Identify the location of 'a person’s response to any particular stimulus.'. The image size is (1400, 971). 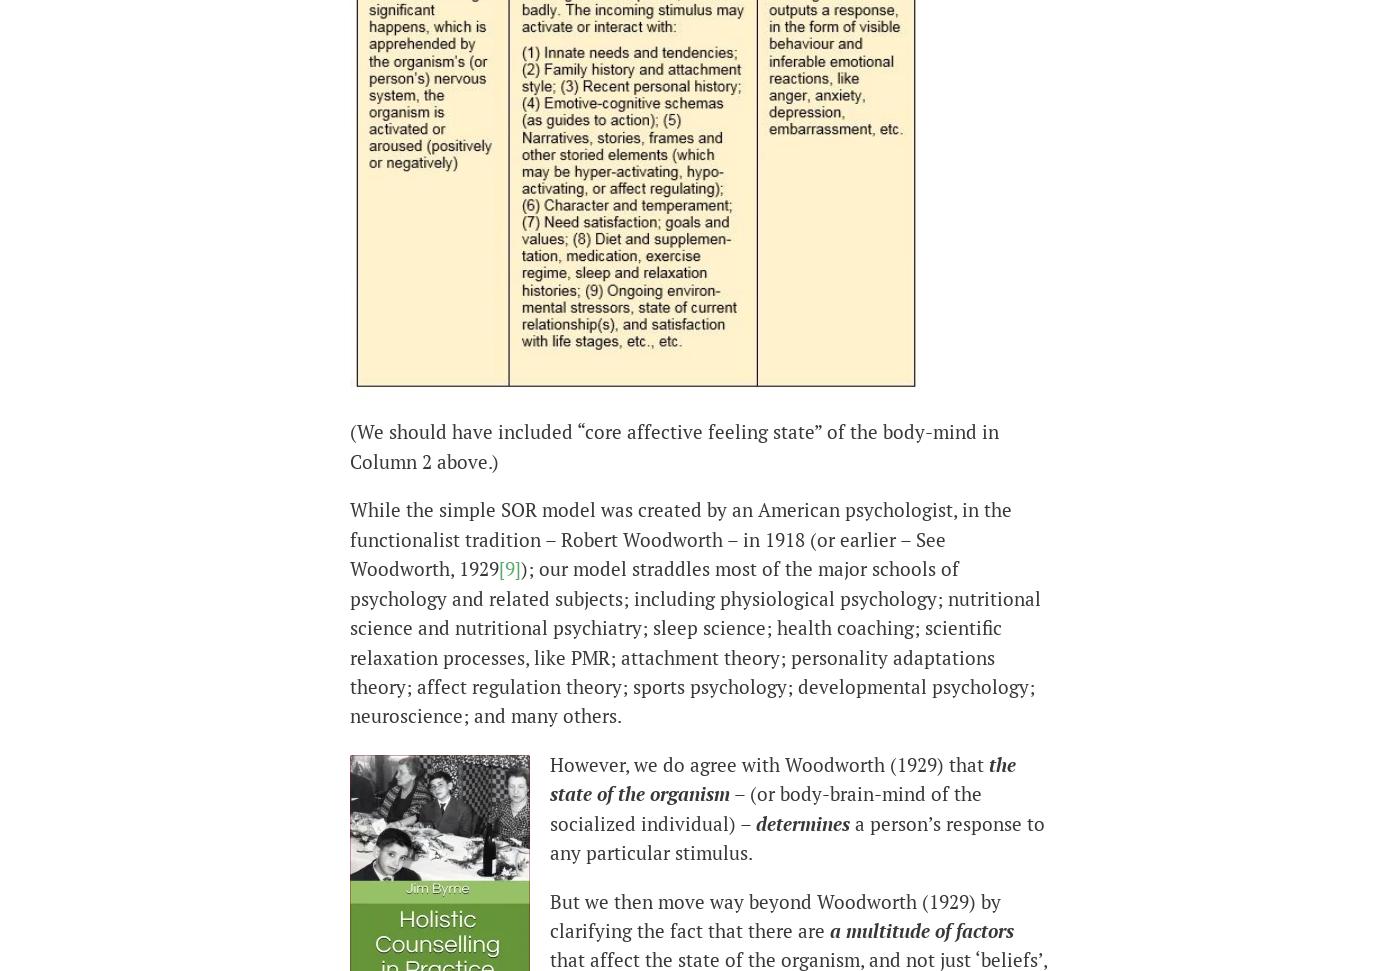
(797, 836).